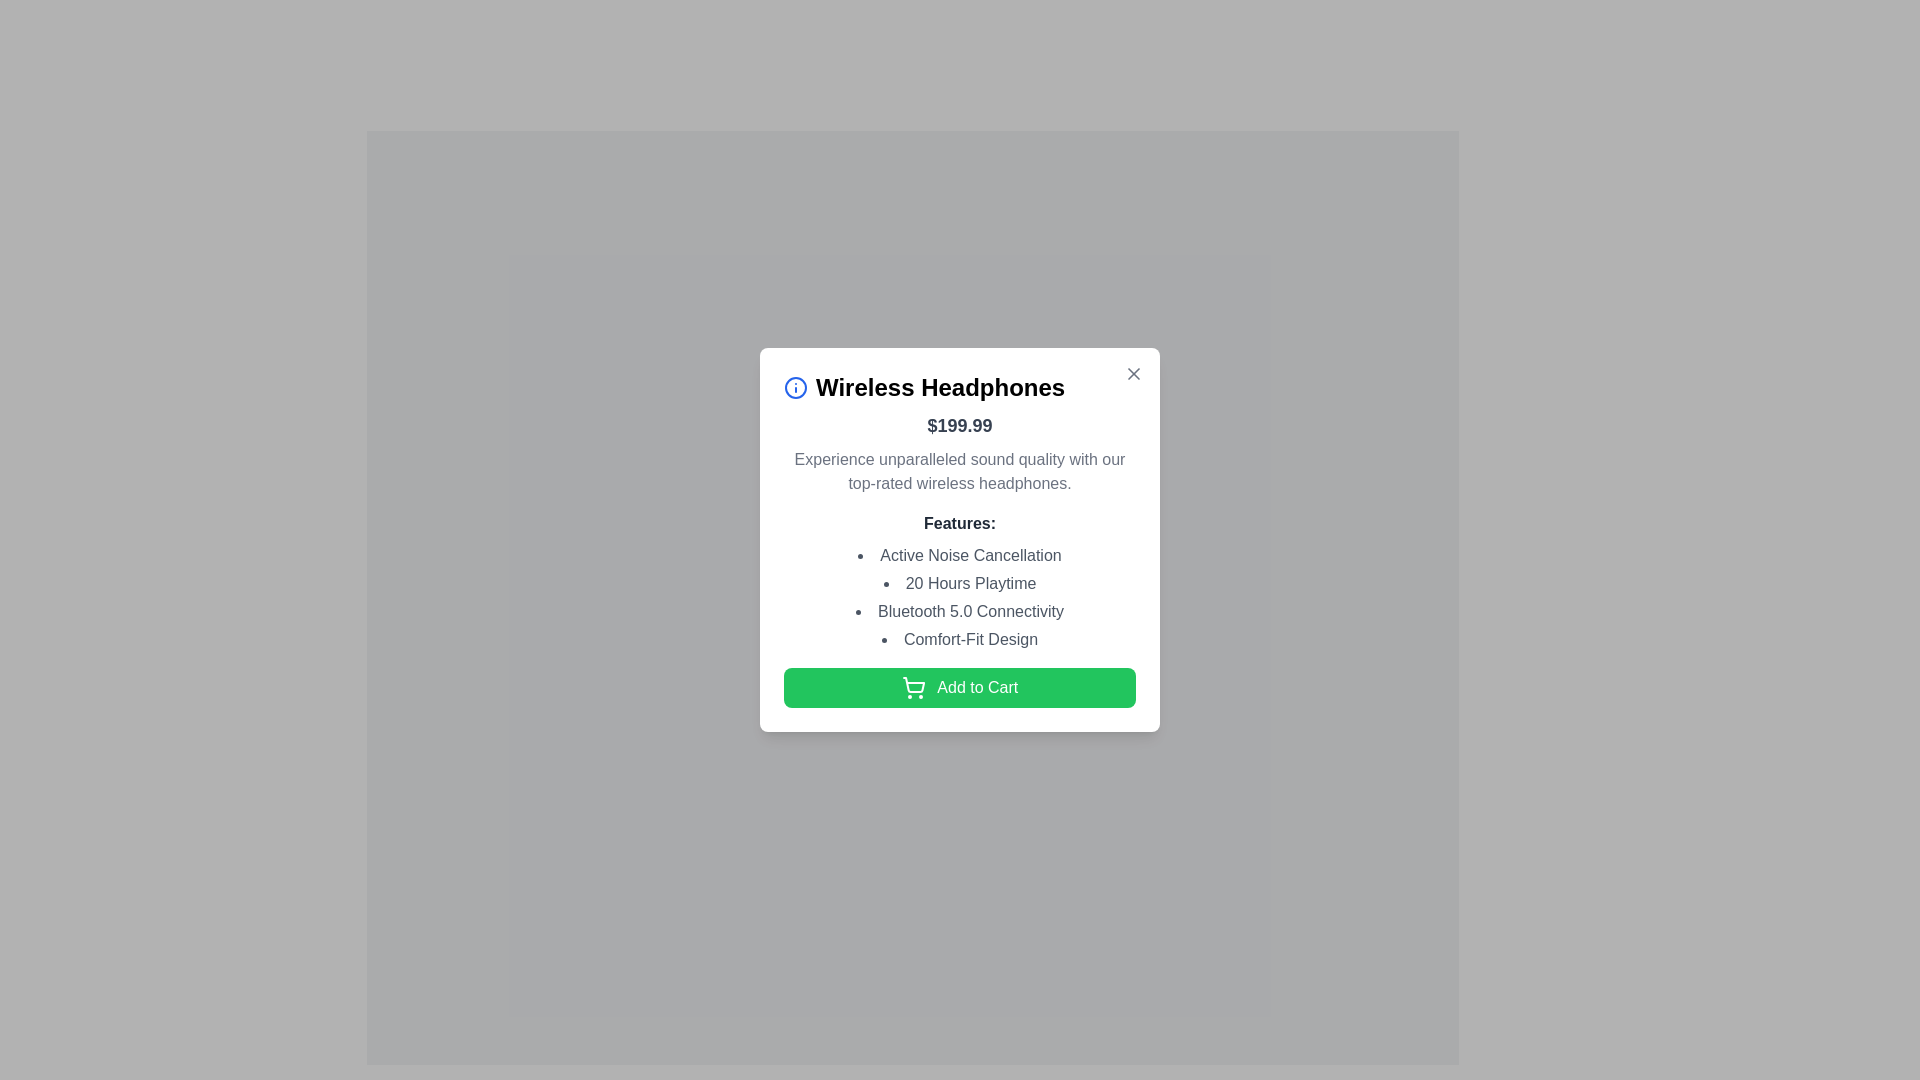  Describe the element at coordinates (1133, 373) in the screenshot. I see `the diagonal line segment forming part of the close button located at the top-right corner of the dialog box` at that location.